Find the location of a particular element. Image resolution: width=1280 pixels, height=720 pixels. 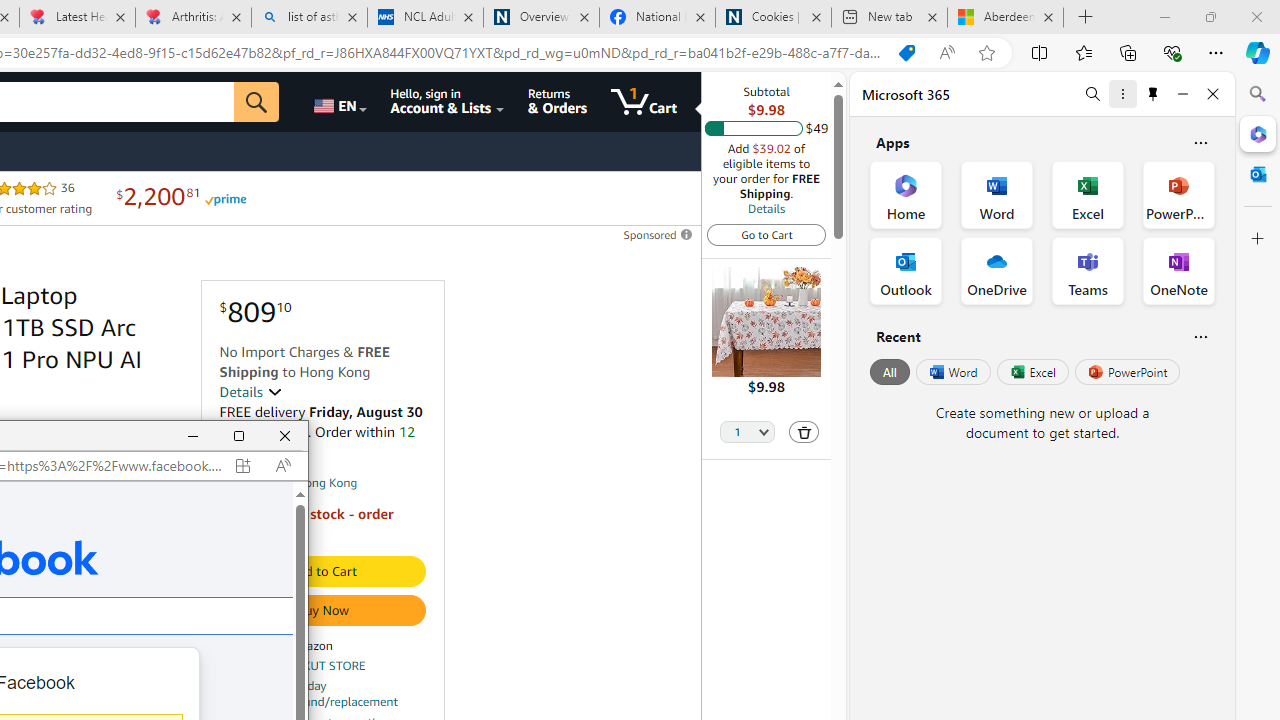

'Returns & Orders' is located at coordinates (557, 101).